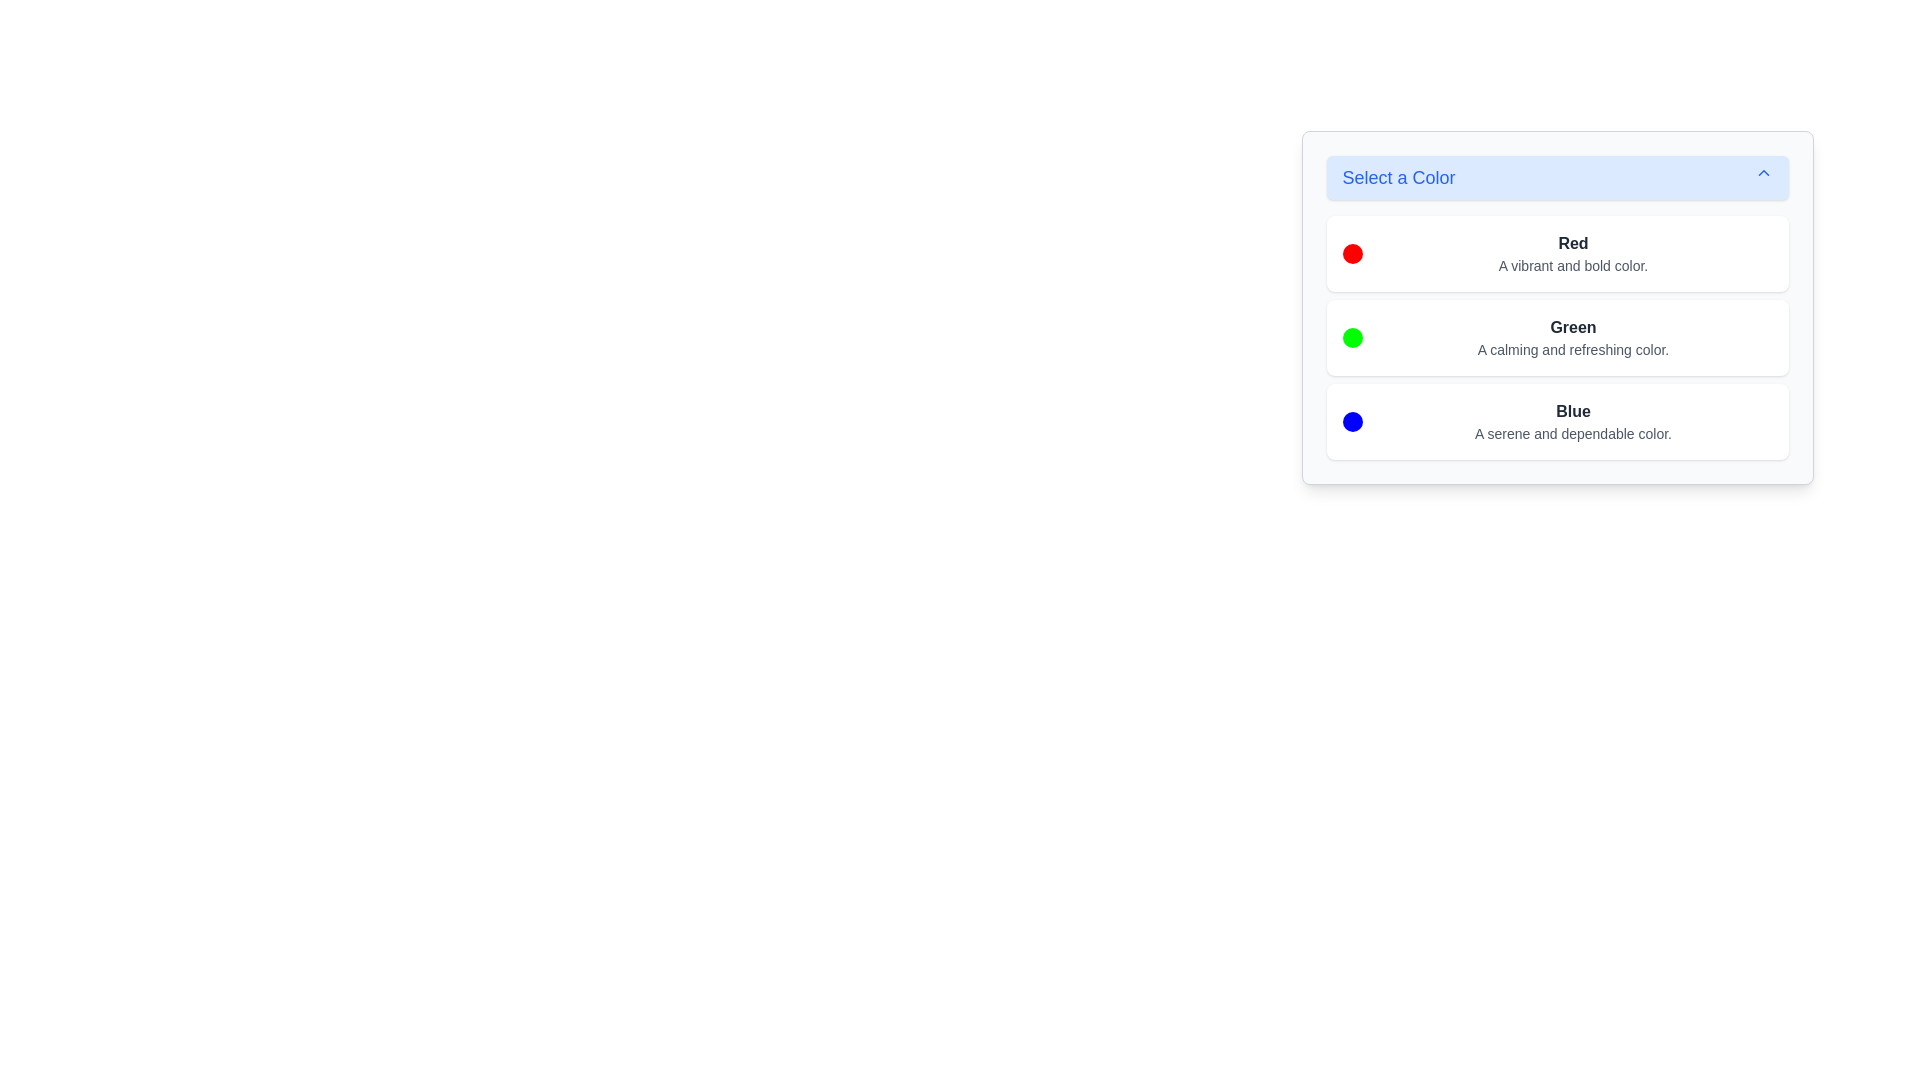 The height and width of the screenshot is (1080, 1920). Describe the element at coordinates (1352, 337) in the screenshot. I see `the small green circular color indicator located to the left of the 'Green' label in the color selection list` at that location.